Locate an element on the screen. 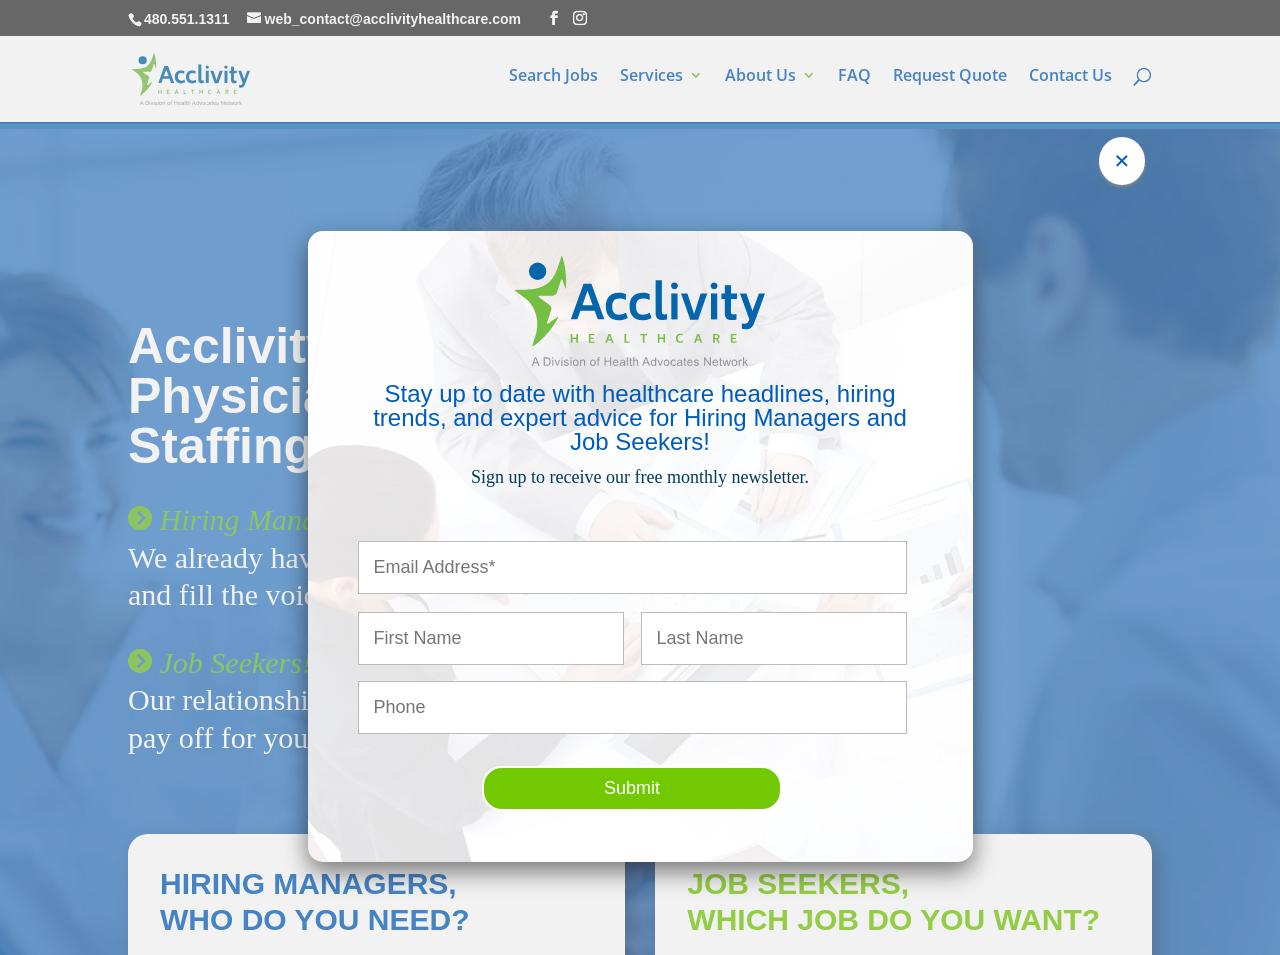 Image resolution: width=1280 pixels, height=955 pixels. 'Hiring Managers,' is located at coordinates (306, 882).